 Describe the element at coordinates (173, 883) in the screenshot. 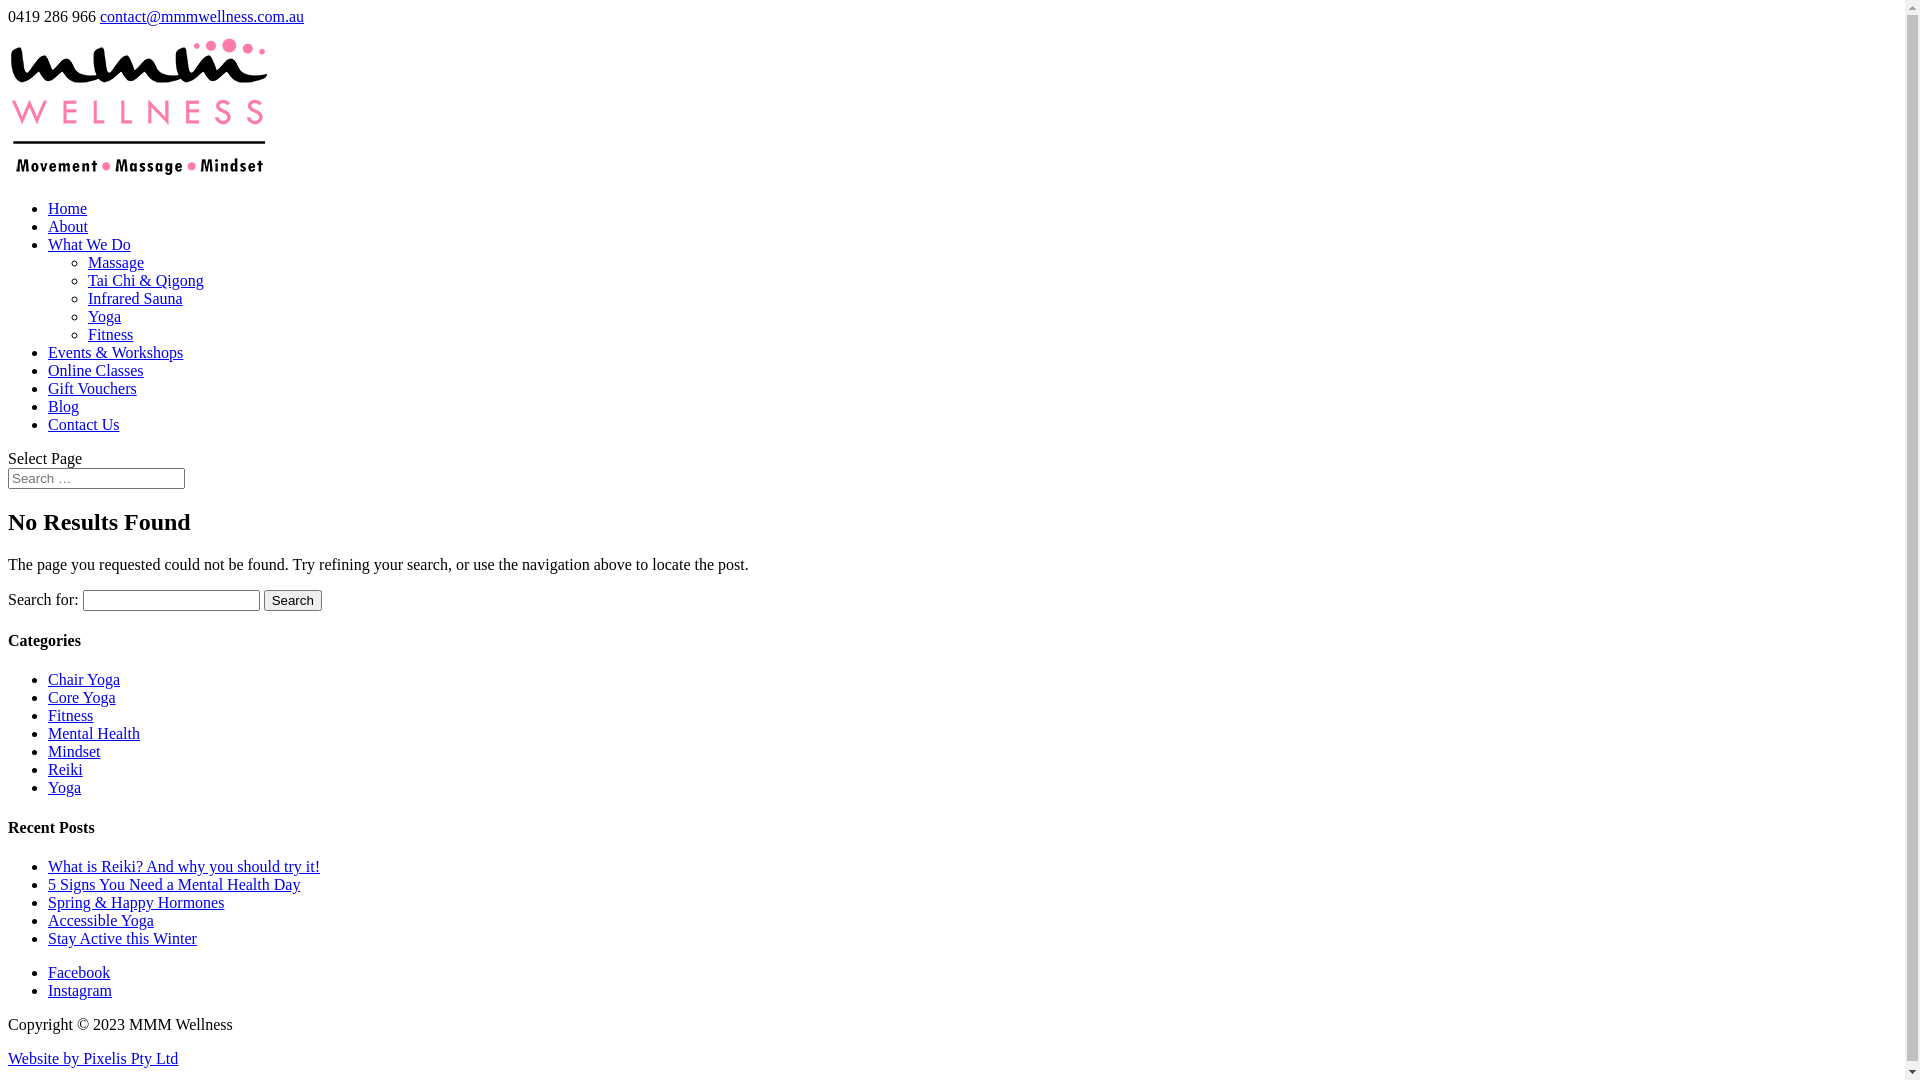

I see `'5 Signs You Need a Mental Health Day'` at that location.